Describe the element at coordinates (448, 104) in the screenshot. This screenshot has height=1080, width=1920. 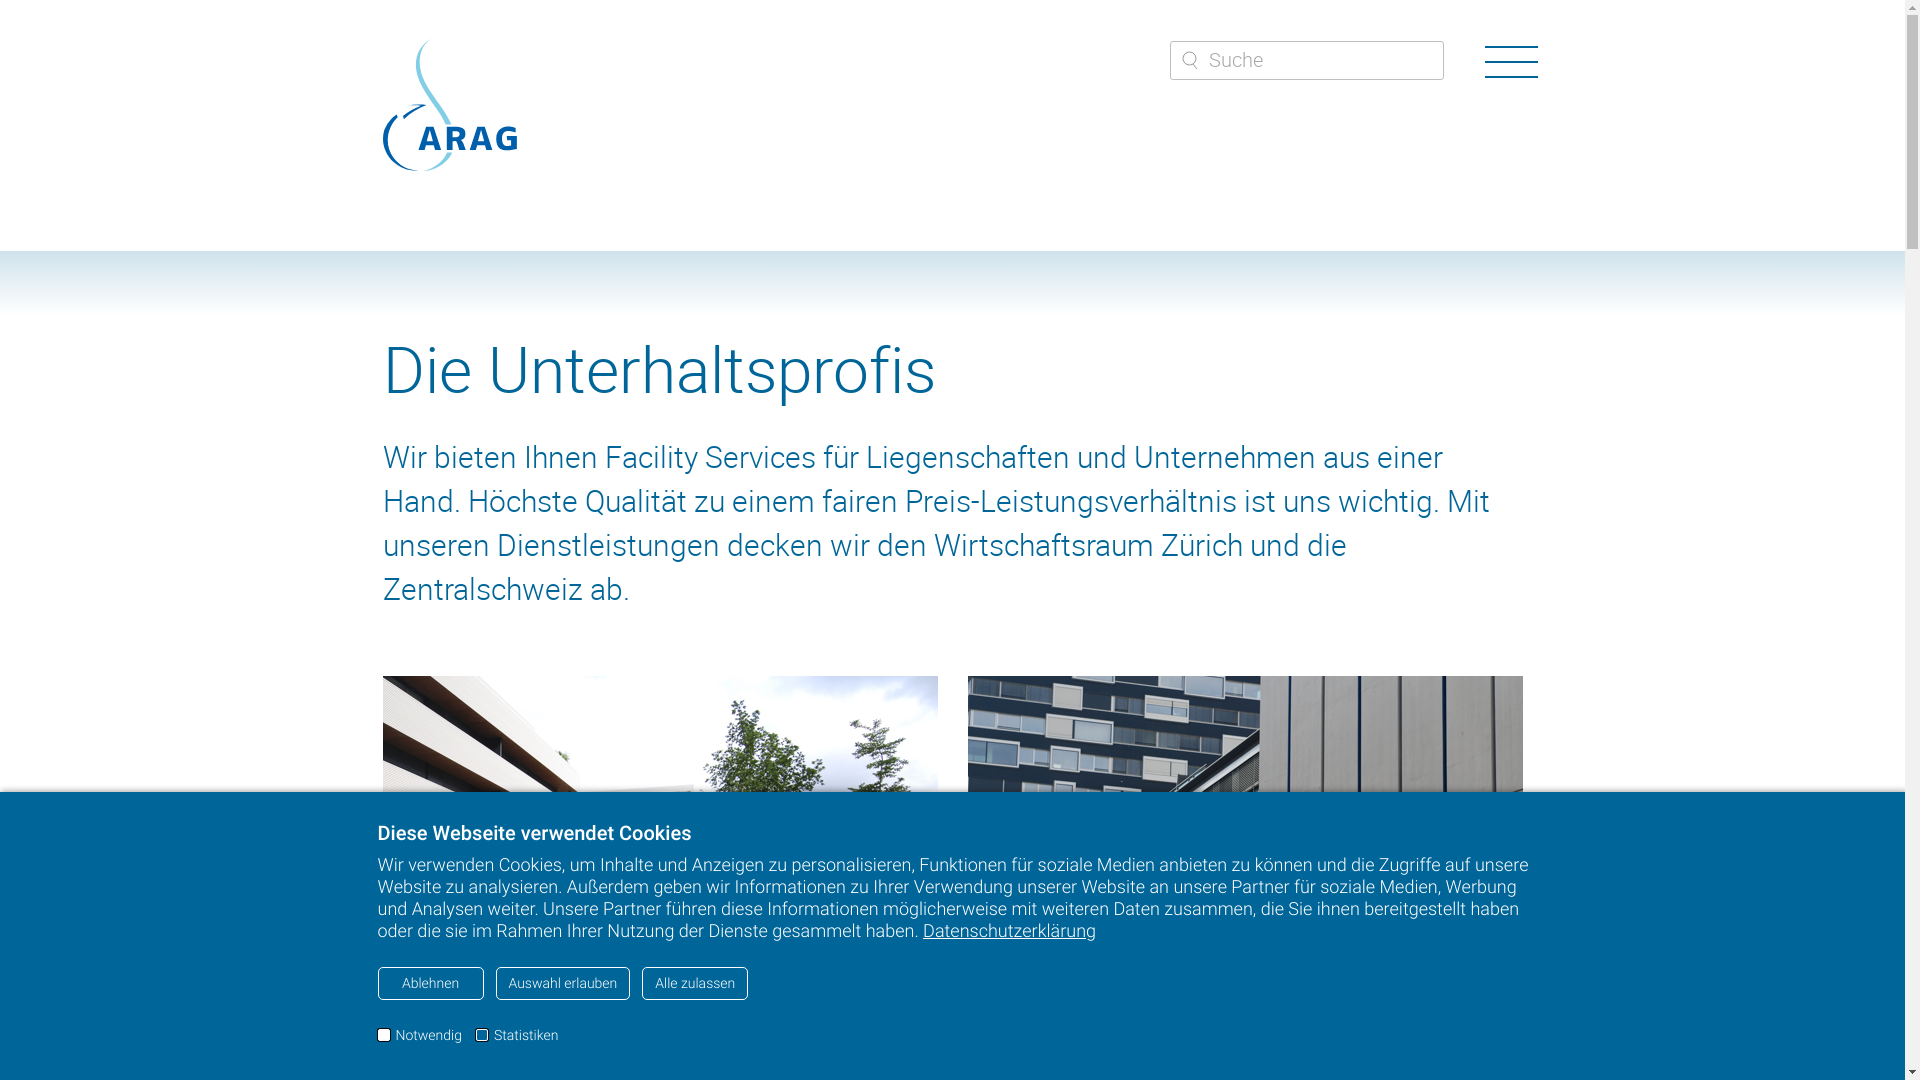
I see `'Home'` at that location.